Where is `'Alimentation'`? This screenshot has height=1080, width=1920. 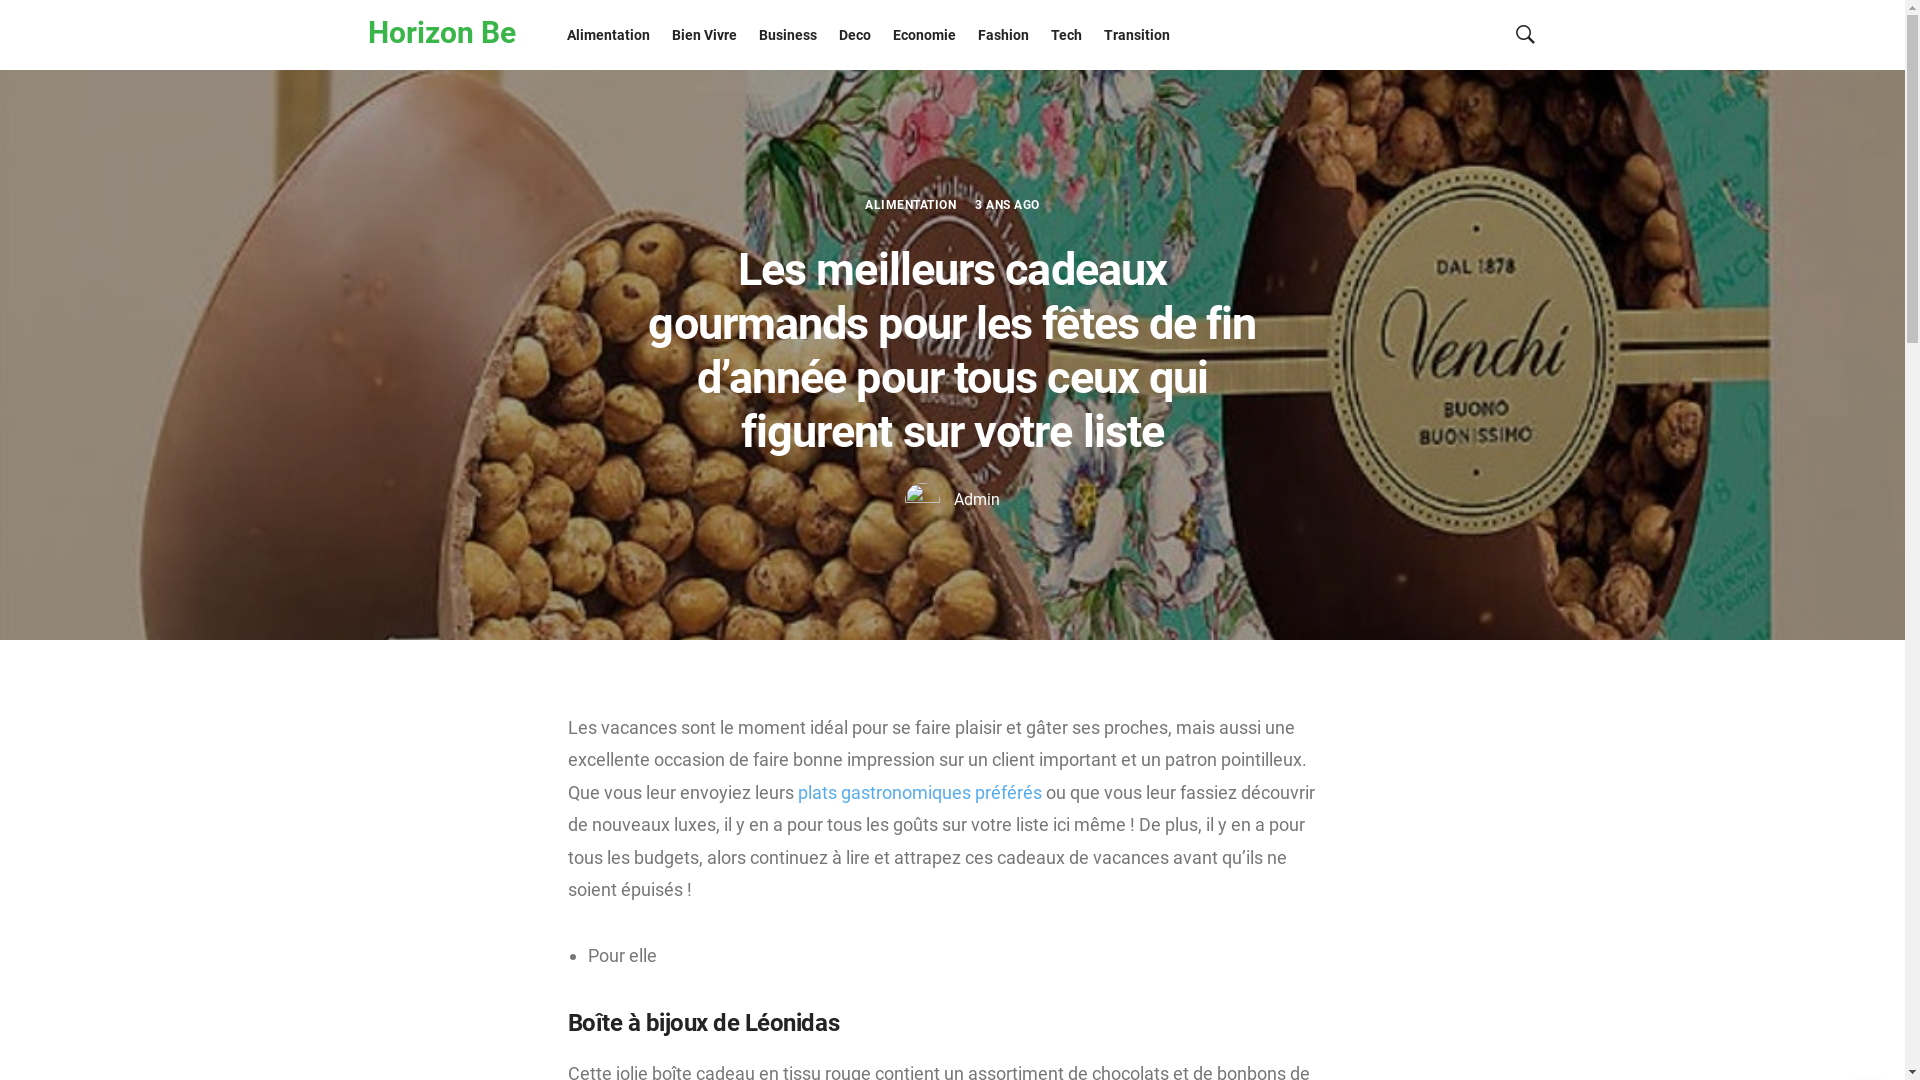 'Alimentation' is located at coordinates (607, 34).